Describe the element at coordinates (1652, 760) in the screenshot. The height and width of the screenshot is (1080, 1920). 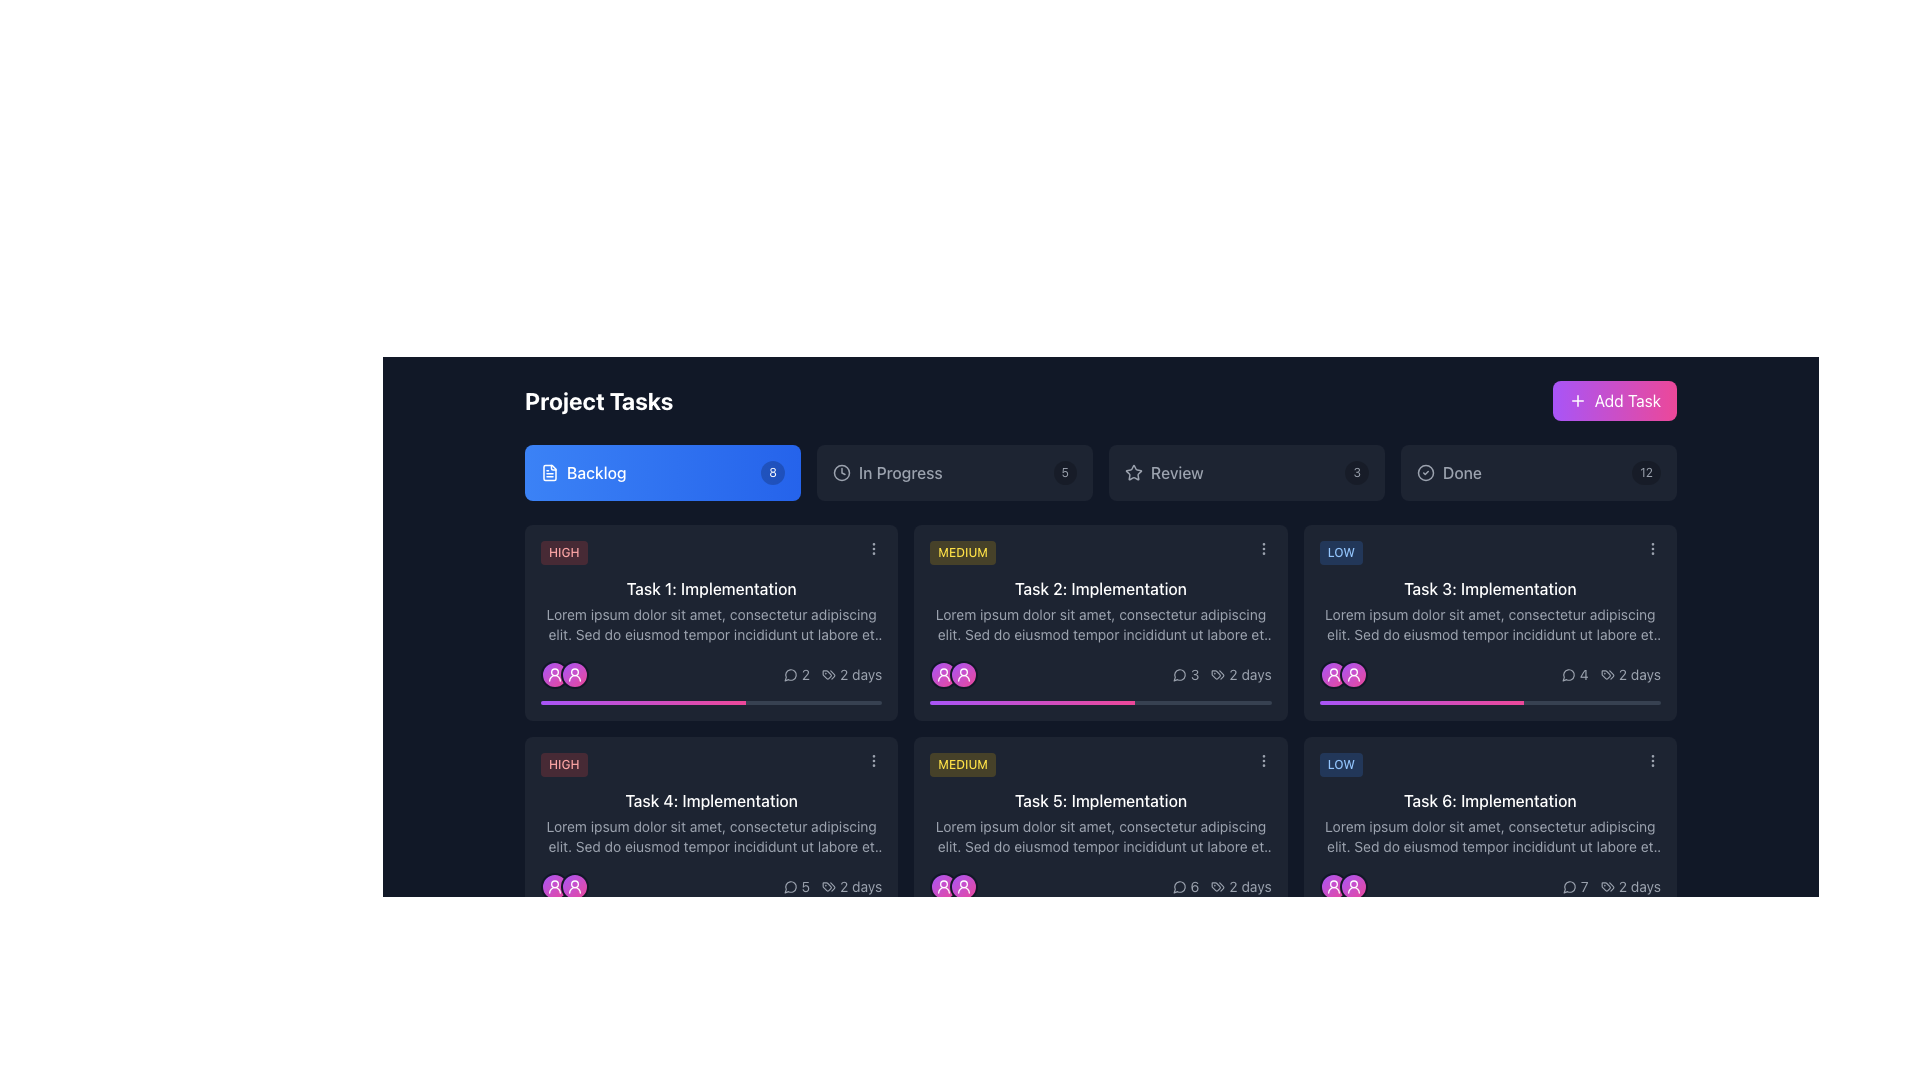
I see `the Icon-button located in the top-right corner of the card titled 'Task 3: Implementation' within the 'Done' section` at that location.